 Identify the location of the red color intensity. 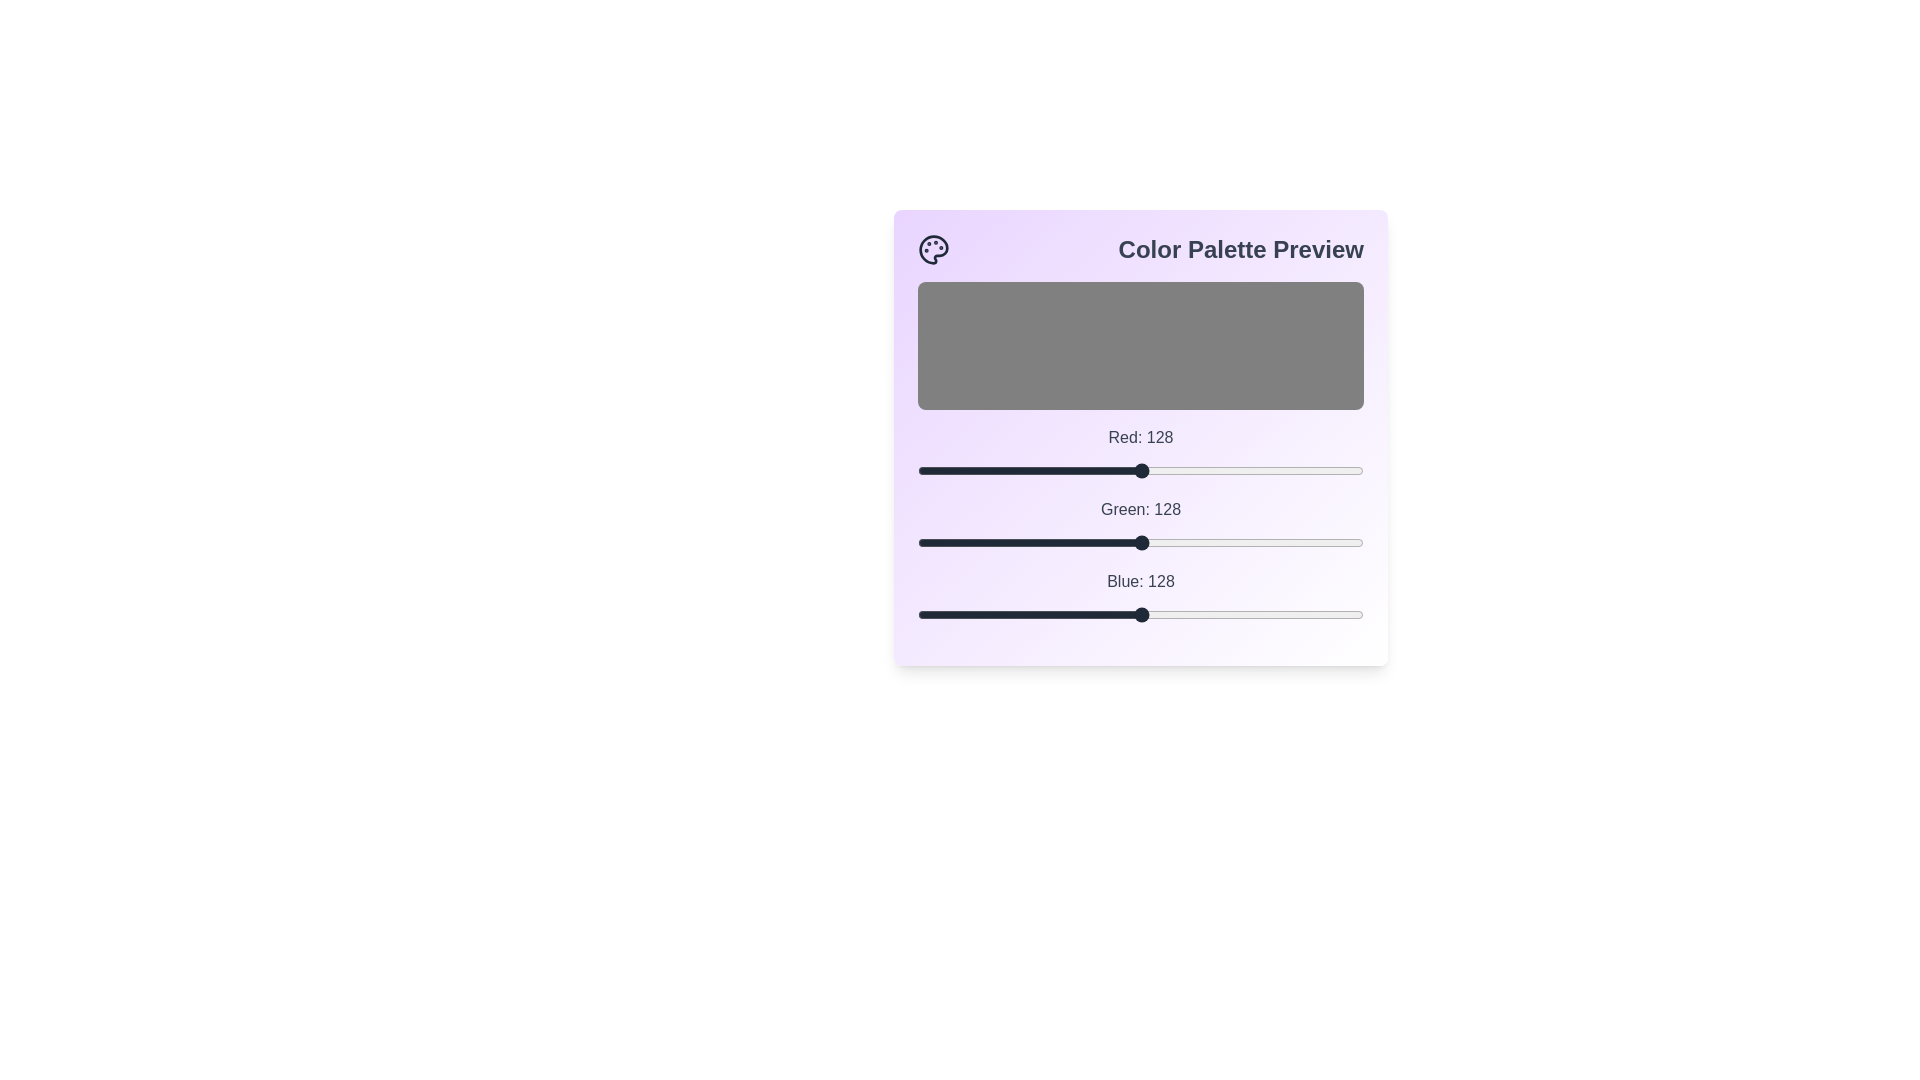
(1012, 470).